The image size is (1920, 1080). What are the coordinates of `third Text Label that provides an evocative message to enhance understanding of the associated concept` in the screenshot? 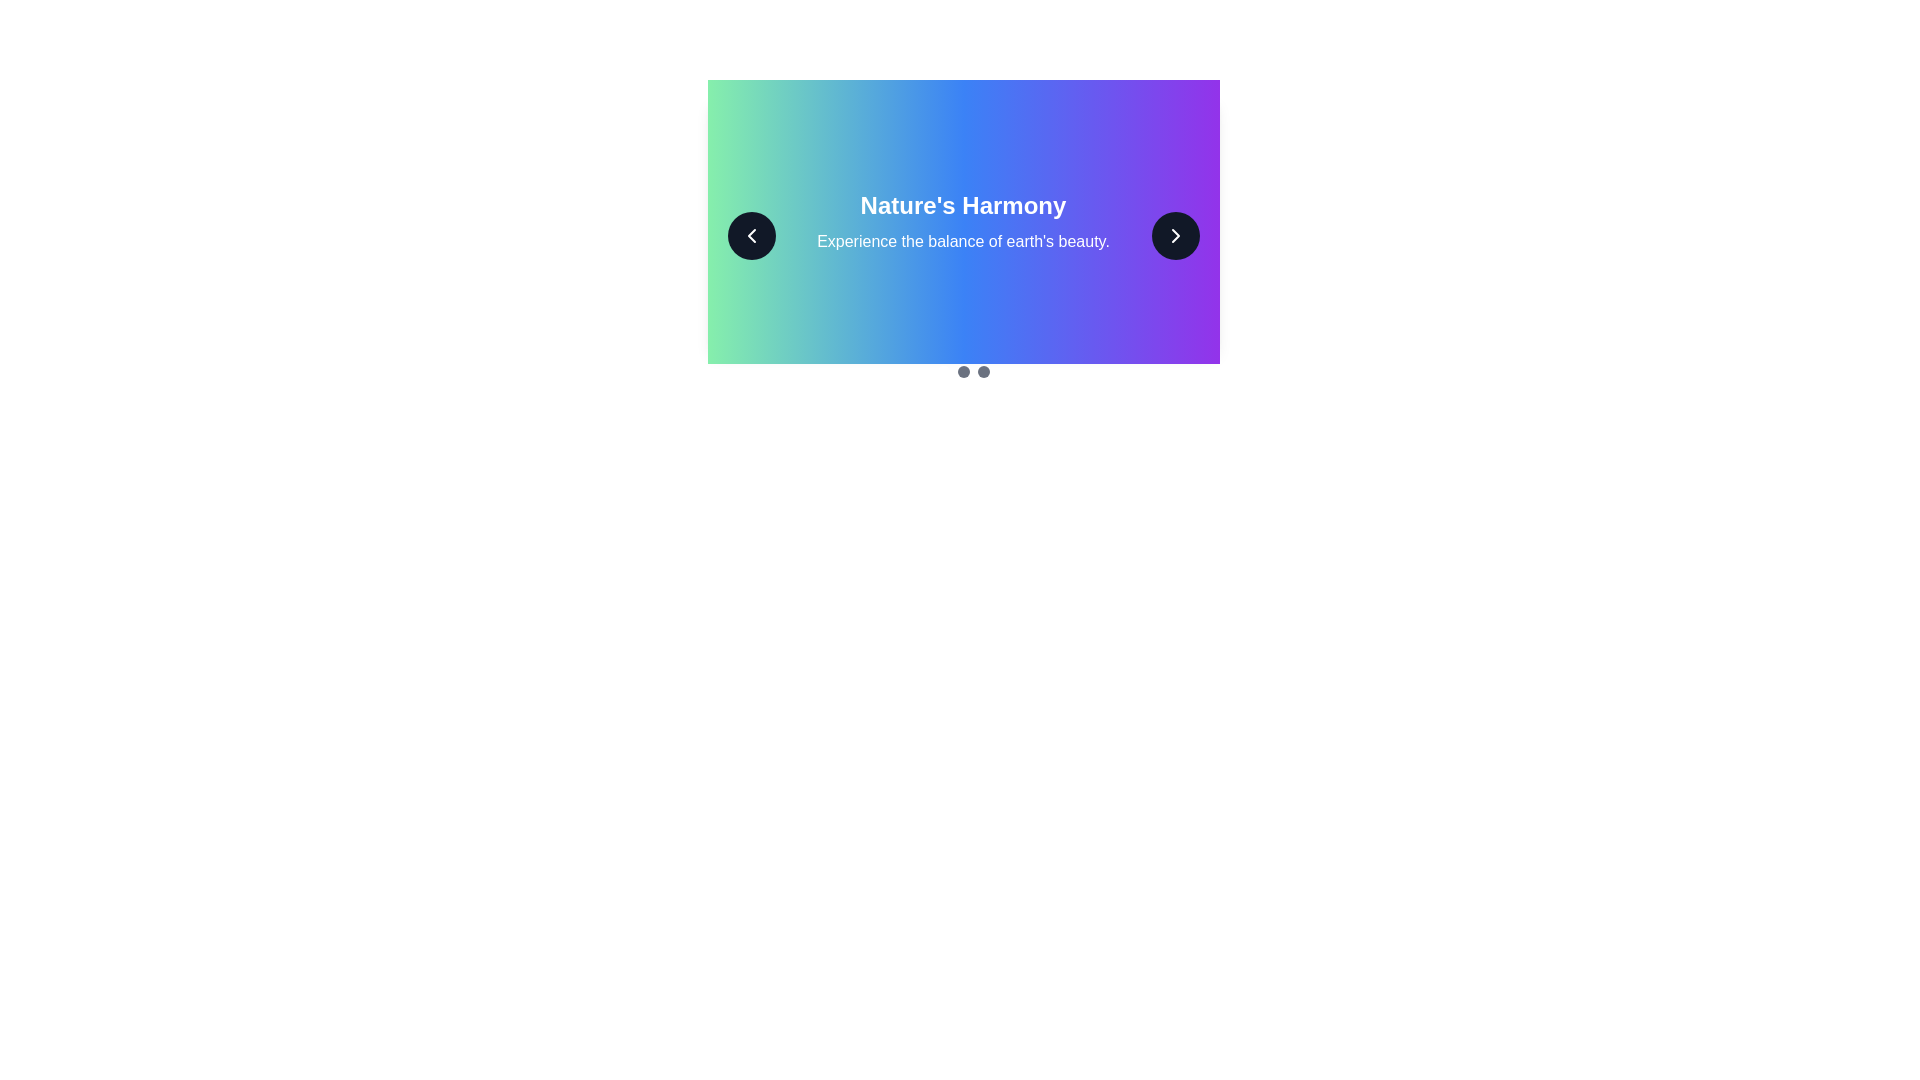 It's located at (963, 241).